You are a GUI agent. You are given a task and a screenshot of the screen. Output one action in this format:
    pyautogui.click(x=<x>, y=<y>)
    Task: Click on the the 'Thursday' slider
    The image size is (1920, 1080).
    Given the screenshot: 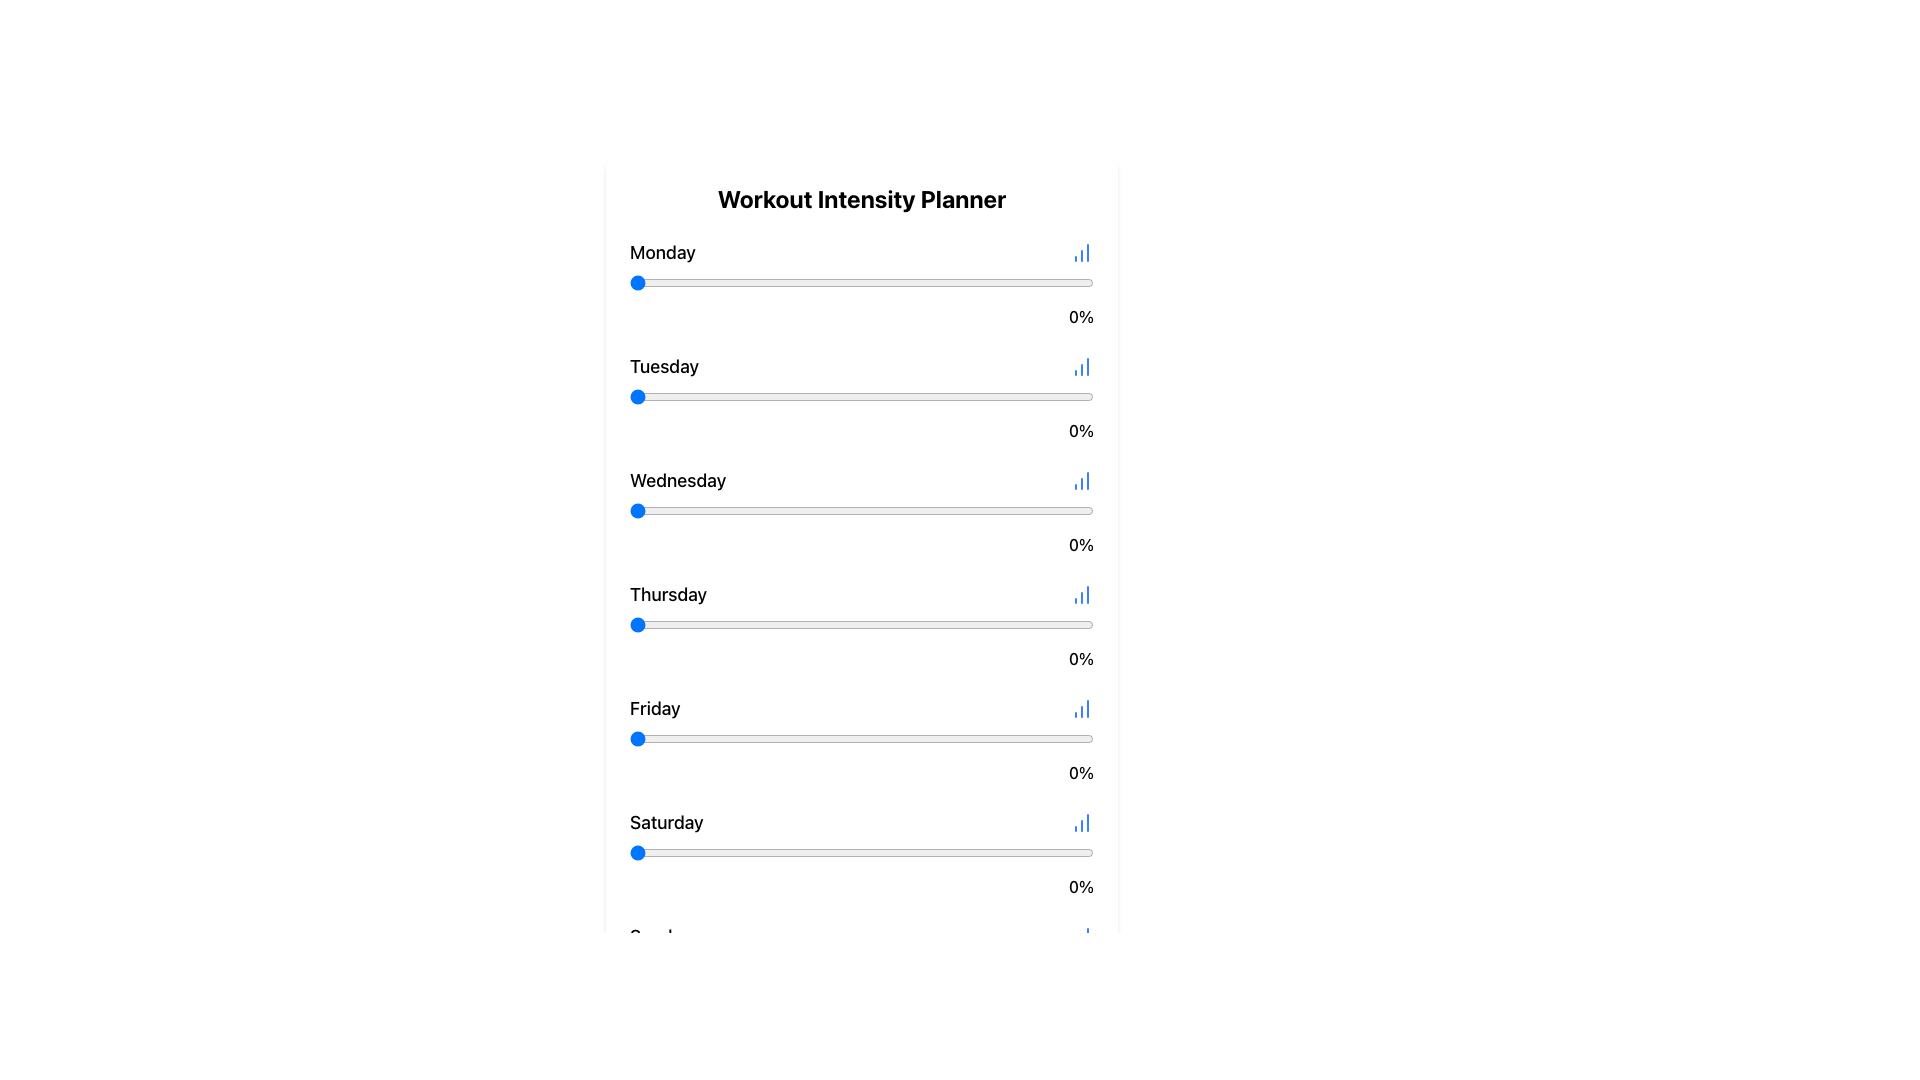 What is the action you would take?
    pyautogui.click(x=987, y=623)
    